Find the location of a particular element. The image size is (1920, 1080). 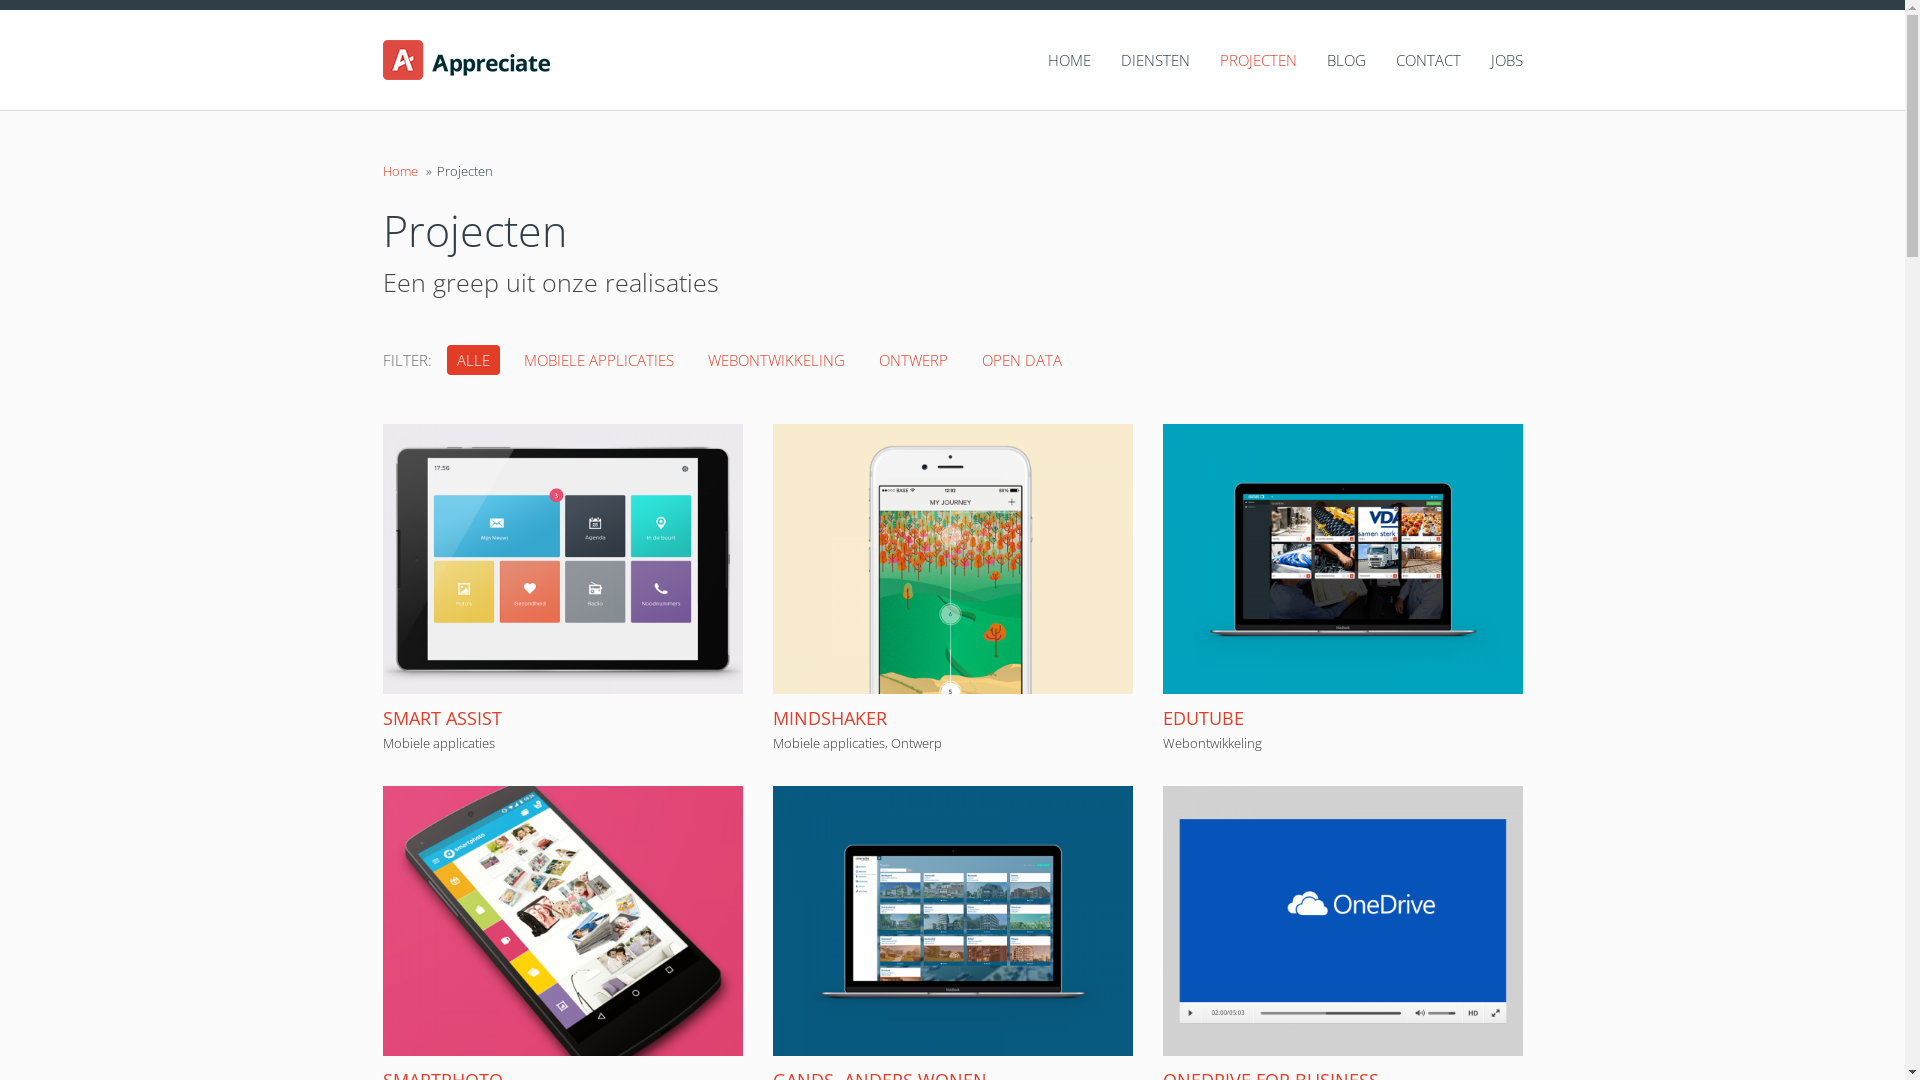

'WEBONTWIKKELING' is located at coordinates (775, 358).